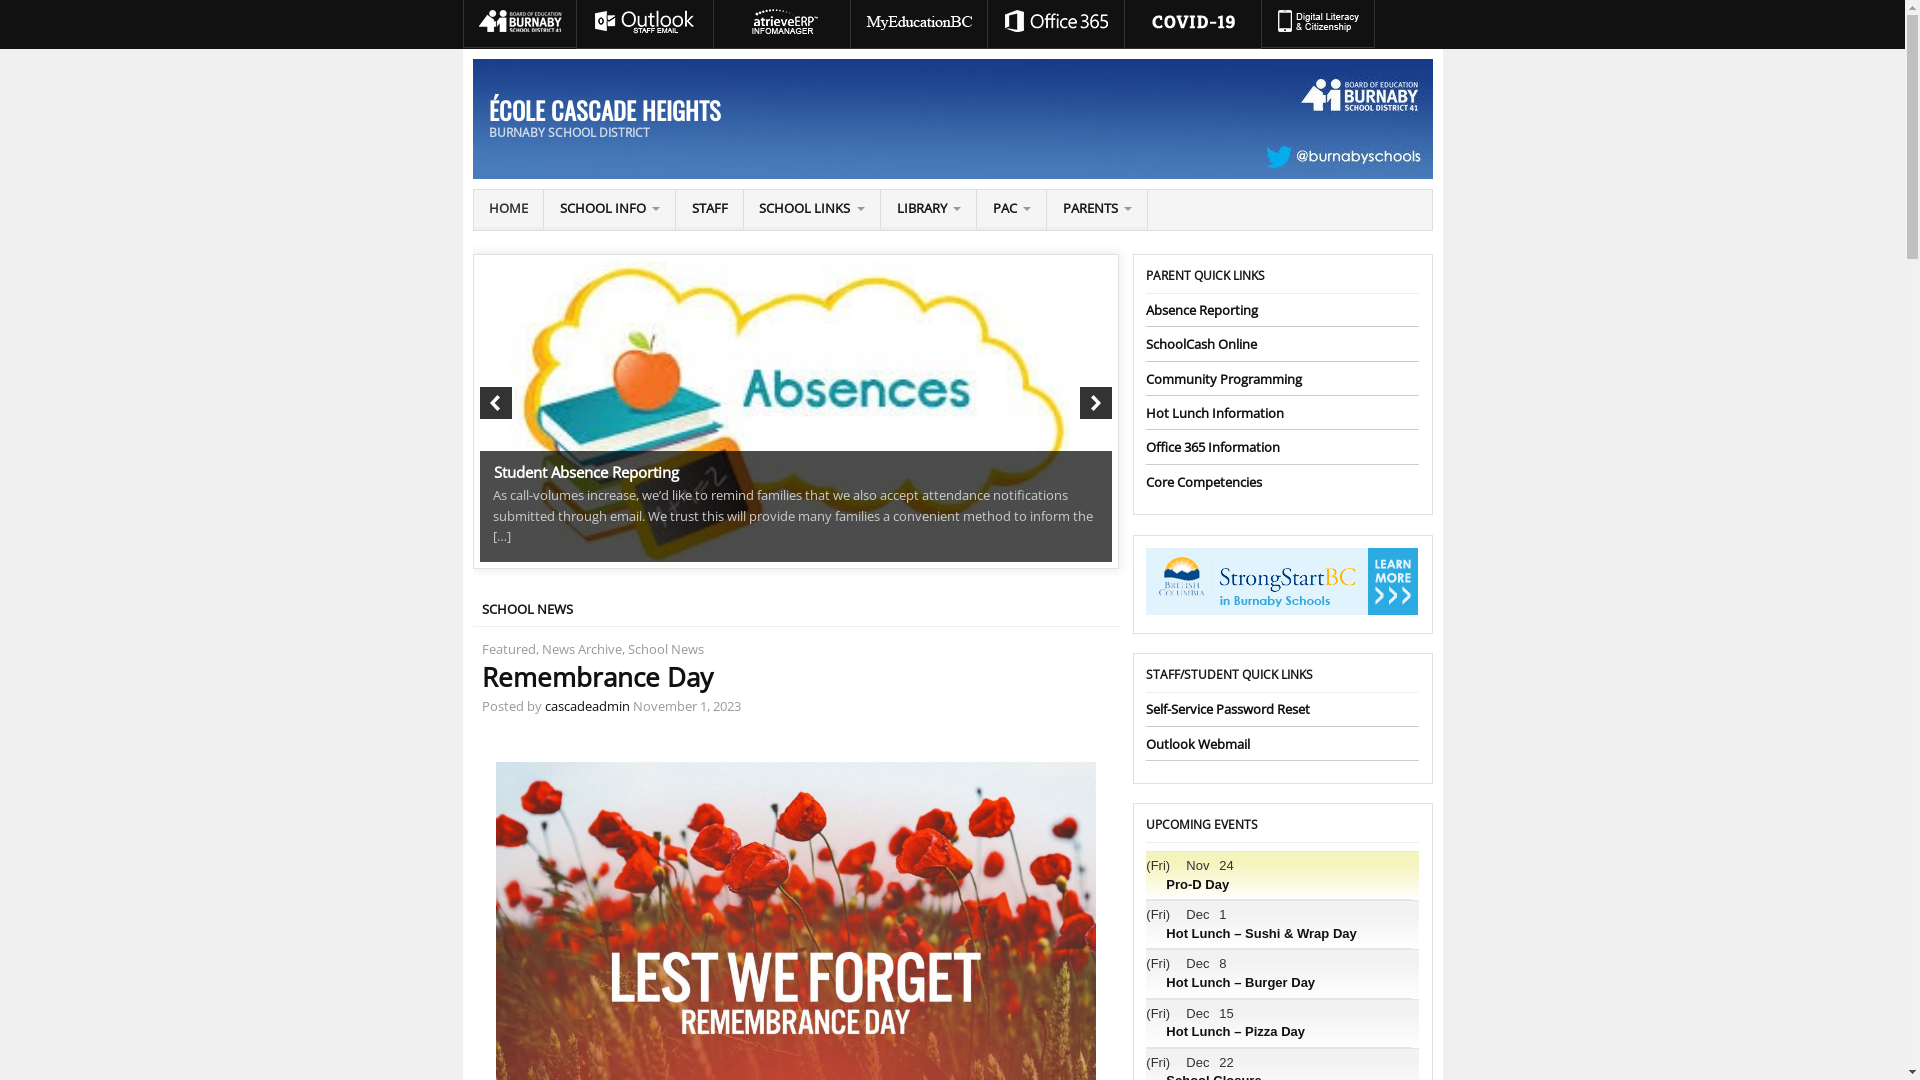 The width and height of the screenshot is (1920, 1080). I want to click on 'Remembrance Day', so click(1427, 388).